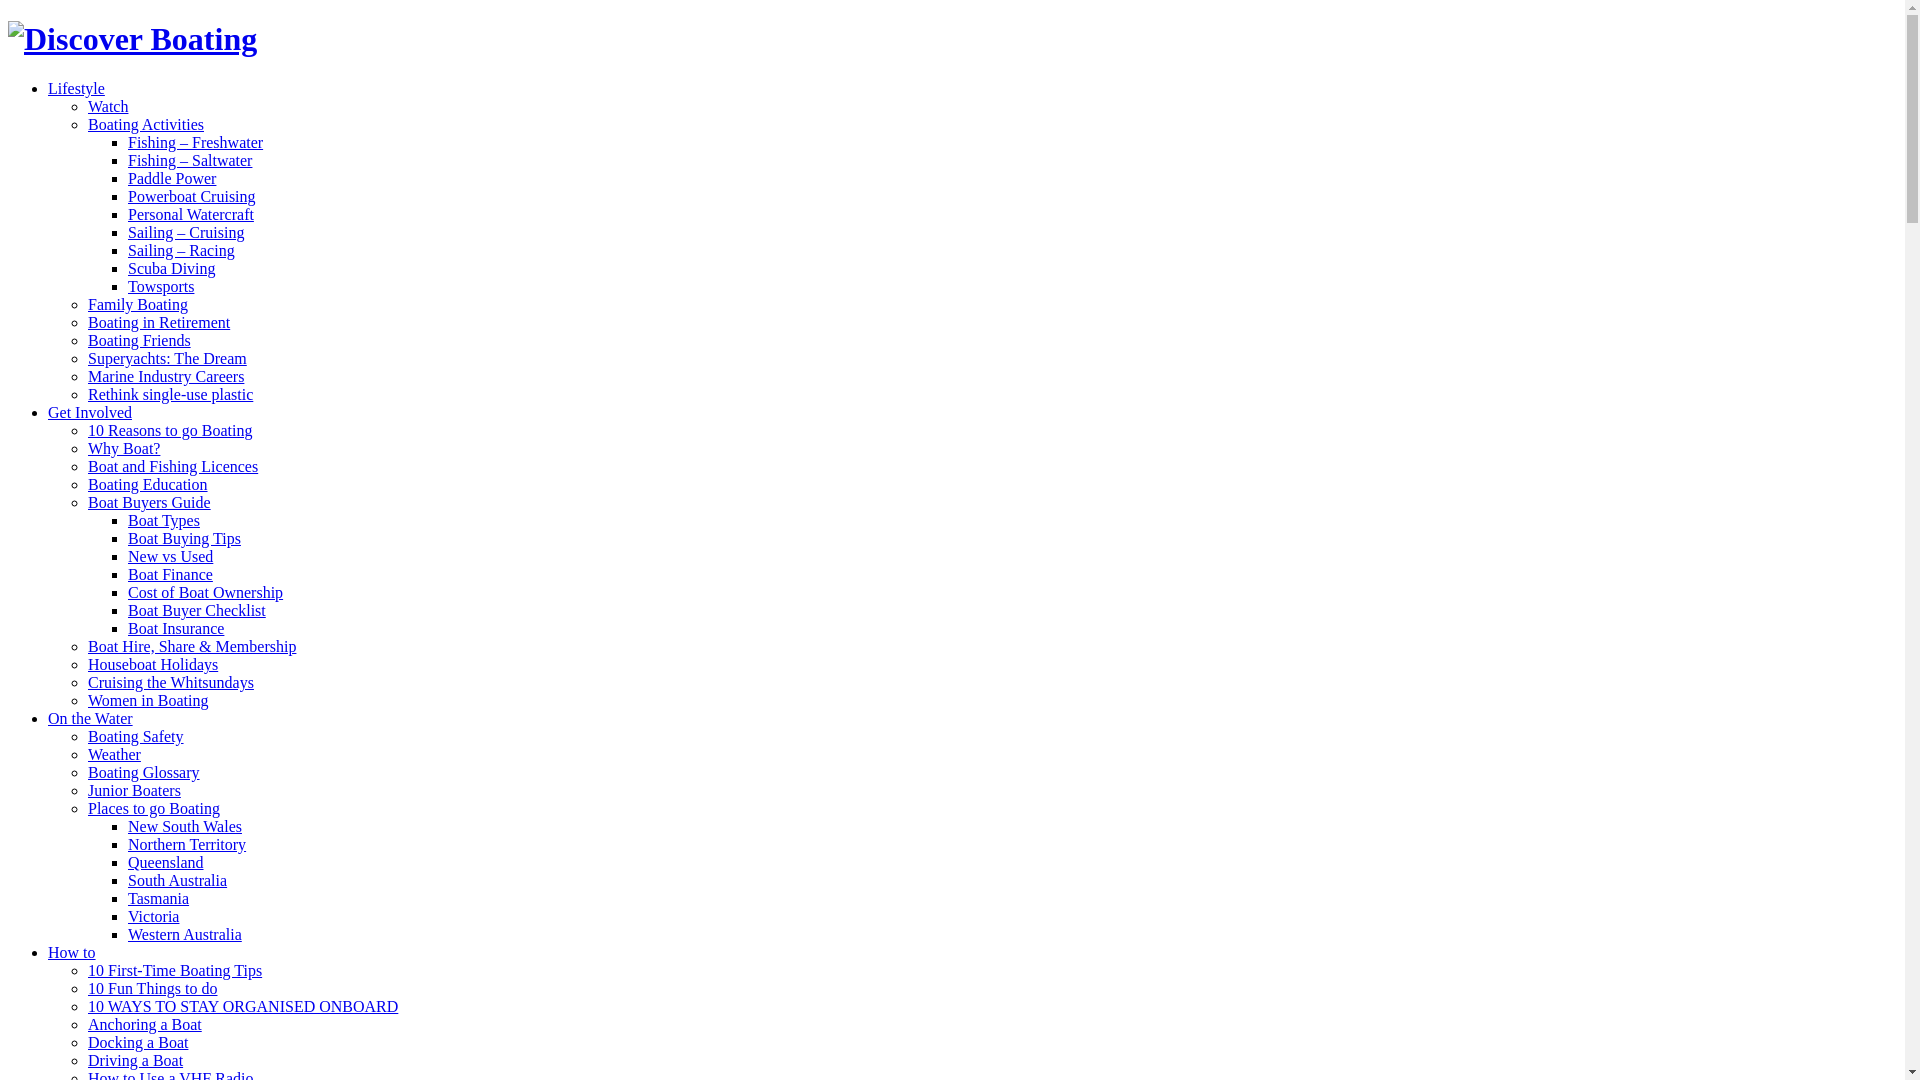  What do you see at coordinates (166, 376) in the screenshot?
I see `'Marine Industry Careers'` at bounding box center [166, 376].